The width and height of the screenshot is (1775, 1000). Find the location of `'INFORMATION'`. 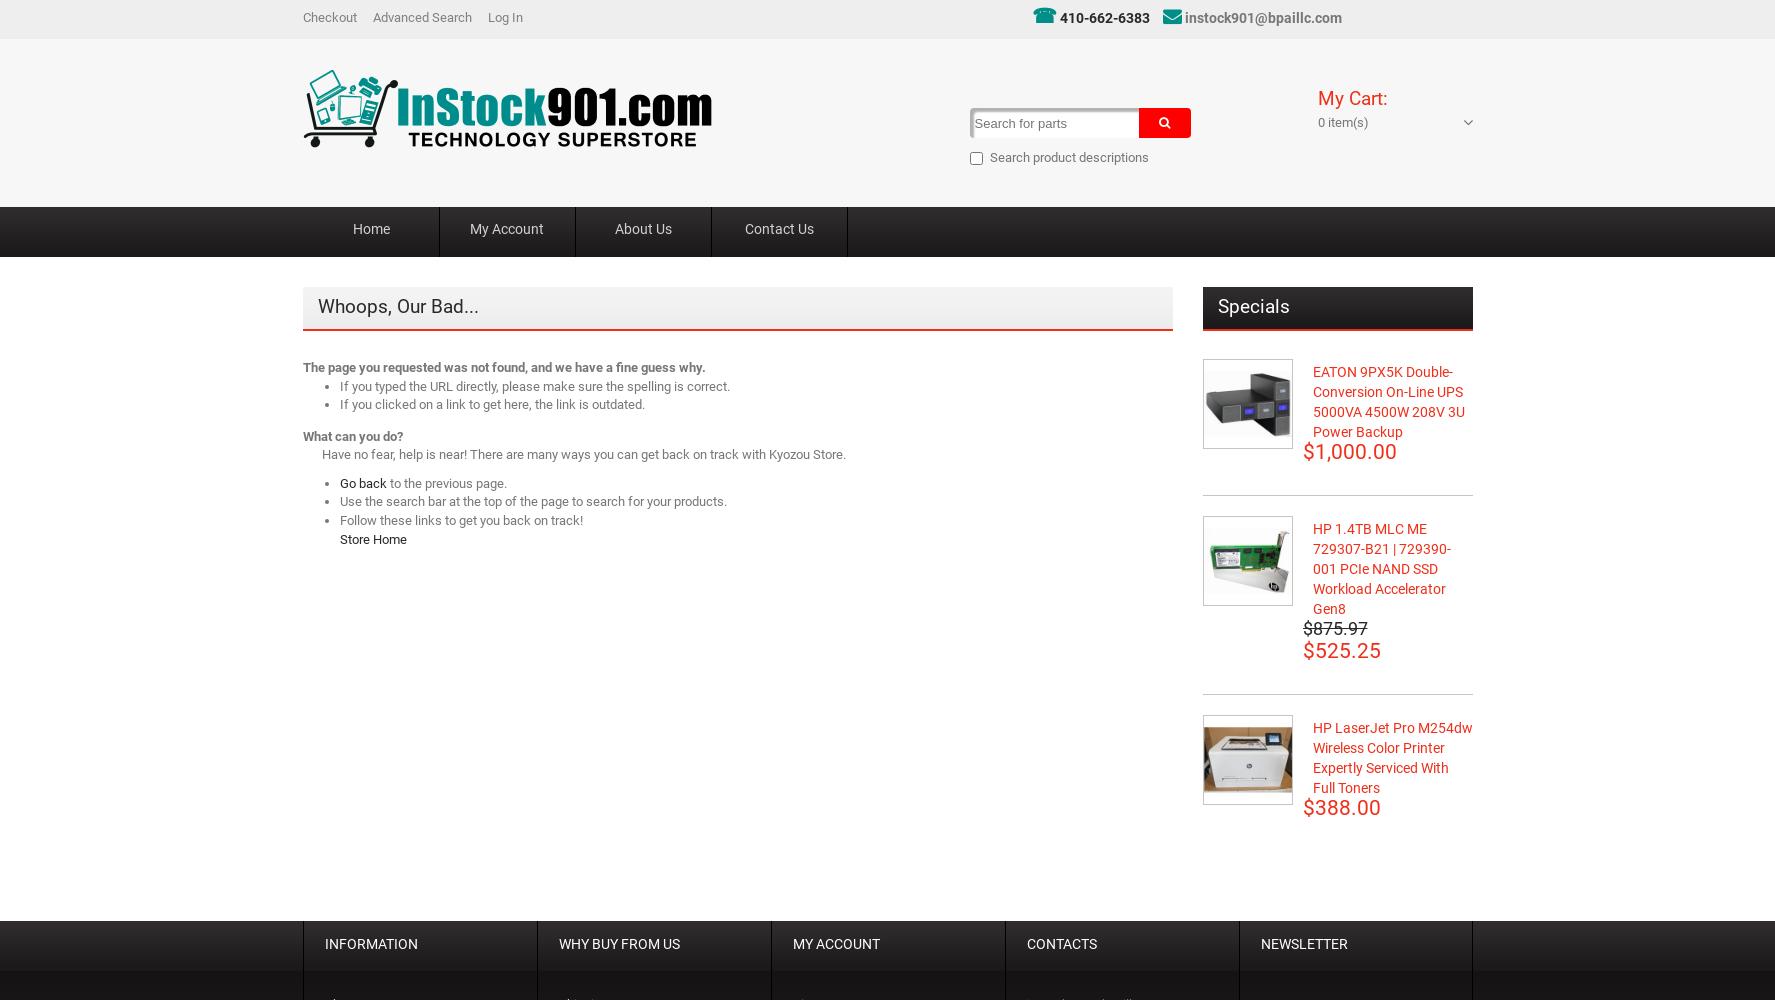

'INFORMATION' is located at coordinates (369, 943).